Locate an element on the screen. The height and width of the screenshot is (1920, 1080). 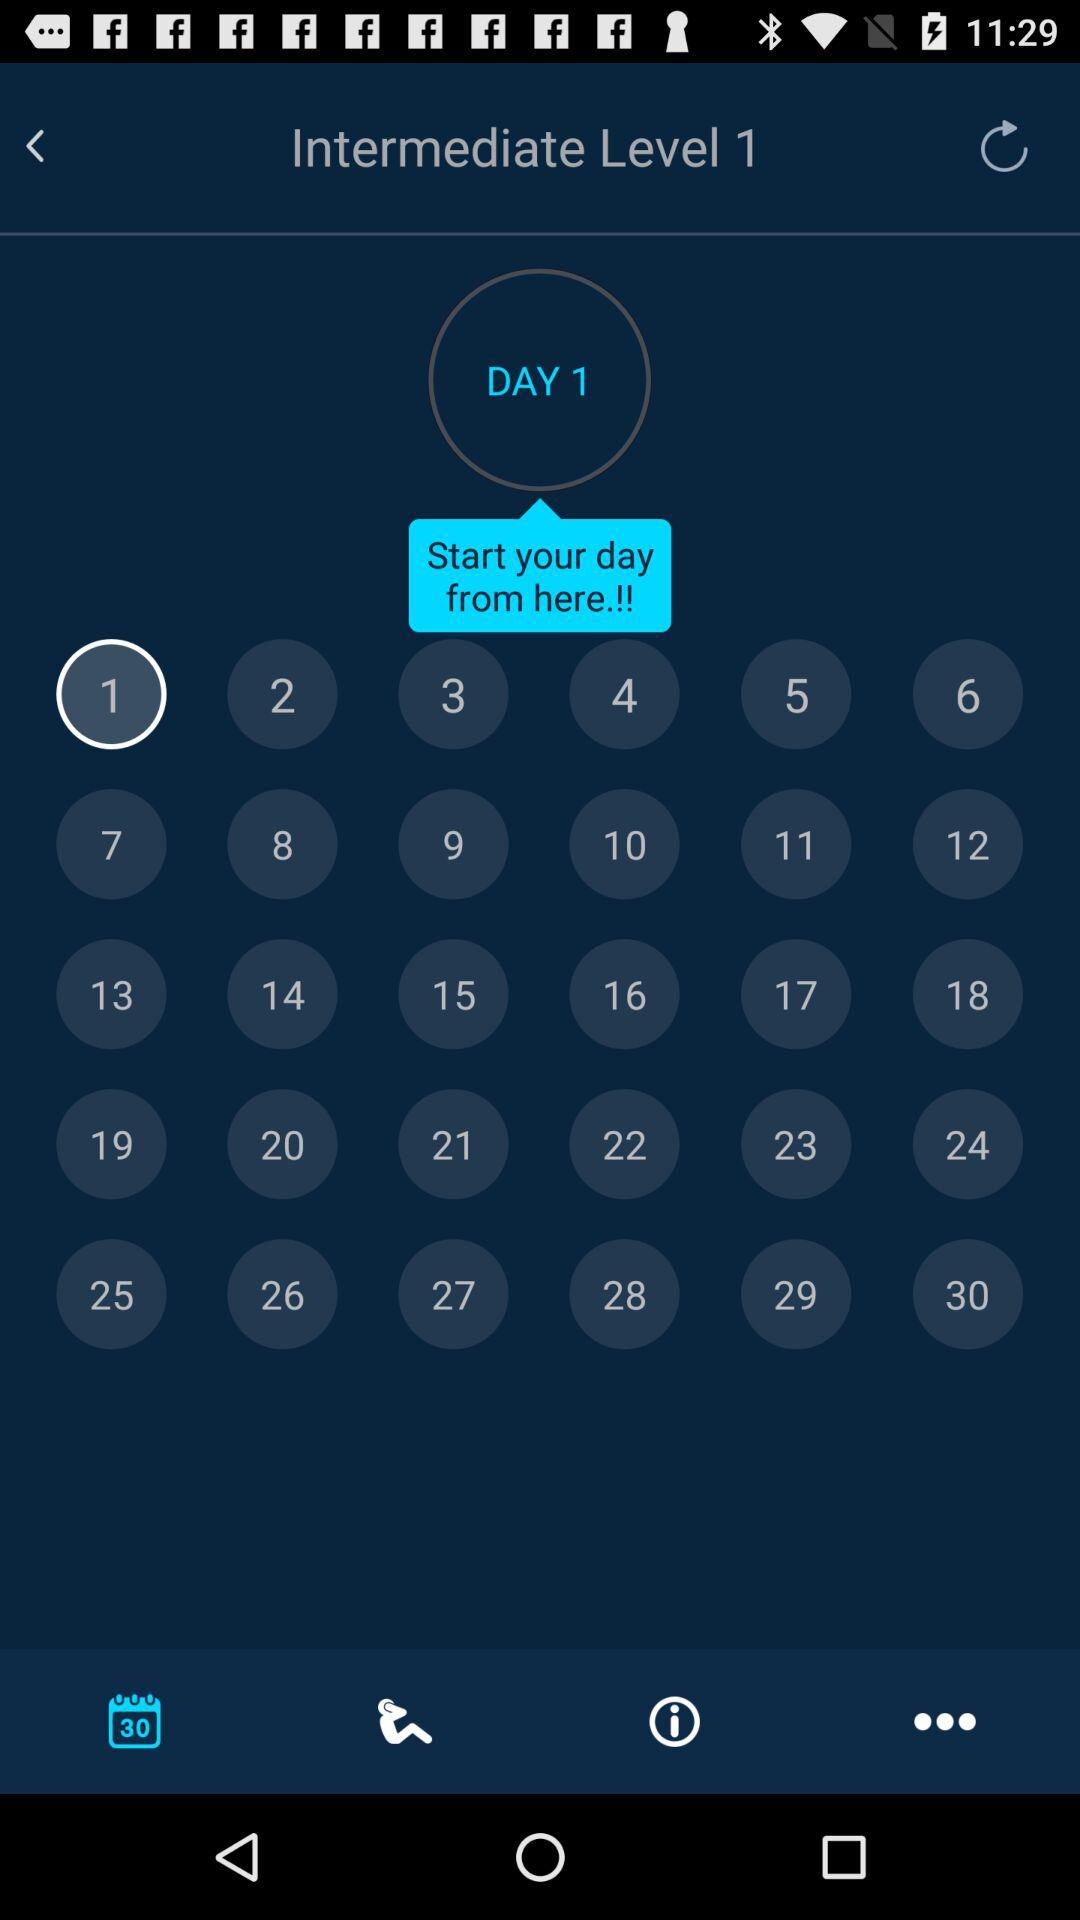
the volume icon is located at coordinates (623, 902).